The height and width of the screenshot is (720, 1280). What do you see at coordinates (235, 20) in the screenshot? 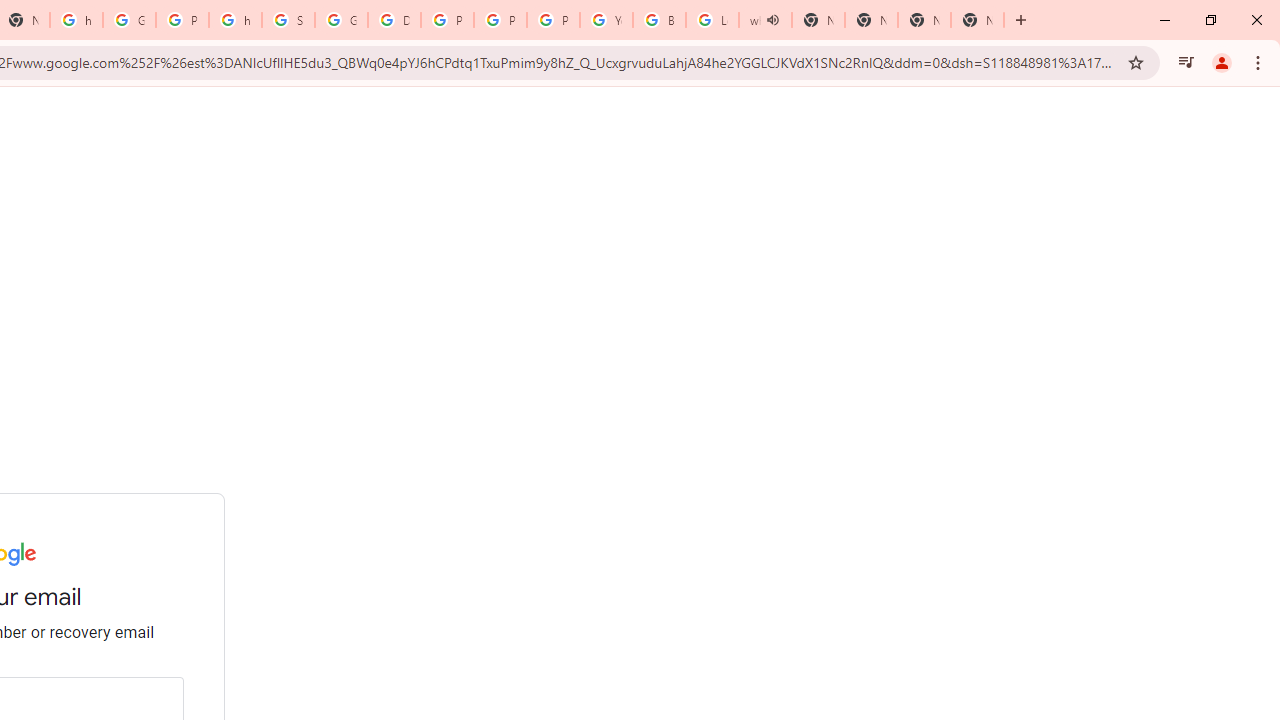
I see `'https://scholar.google.com/'` at bounding box center [235, 20].